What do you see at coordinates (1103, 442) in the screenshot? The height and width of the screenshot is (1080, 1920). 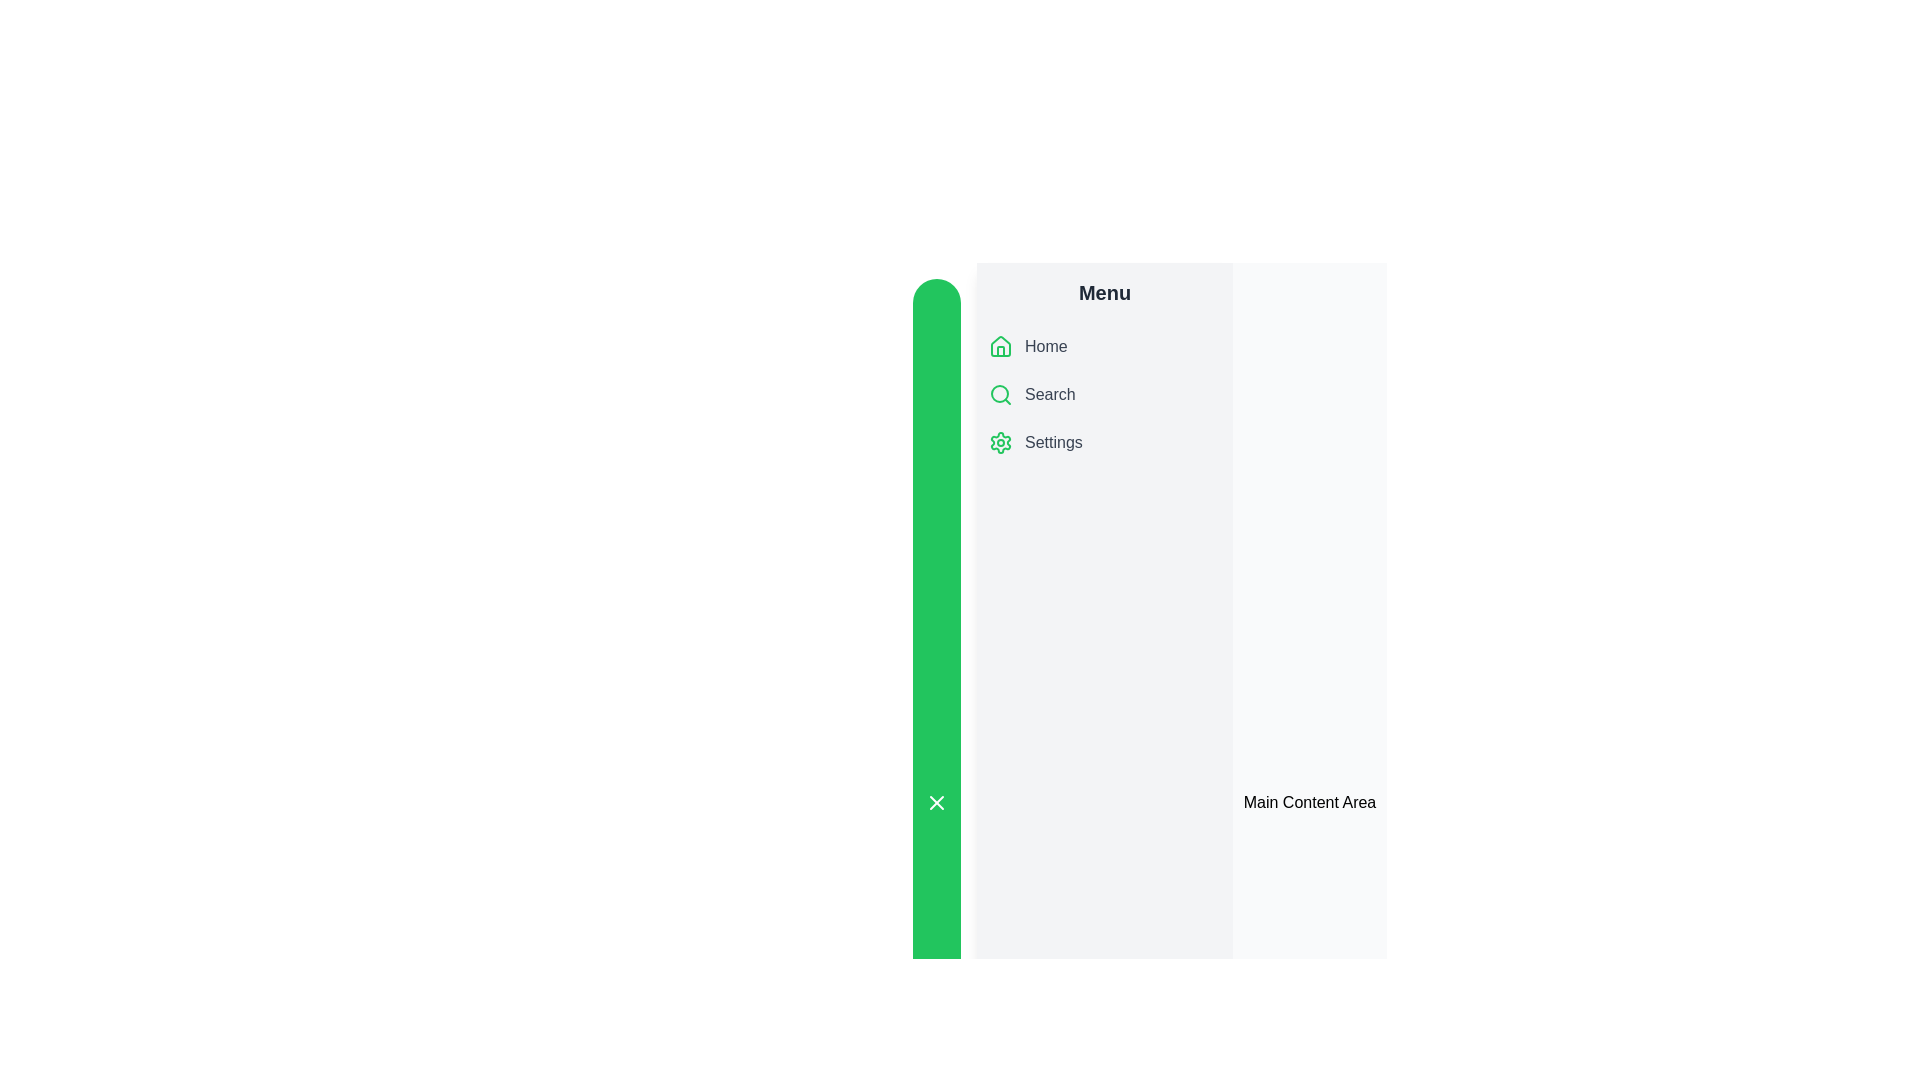 I see `the menu item Settings to select it` at bounding box center [1103, 442].